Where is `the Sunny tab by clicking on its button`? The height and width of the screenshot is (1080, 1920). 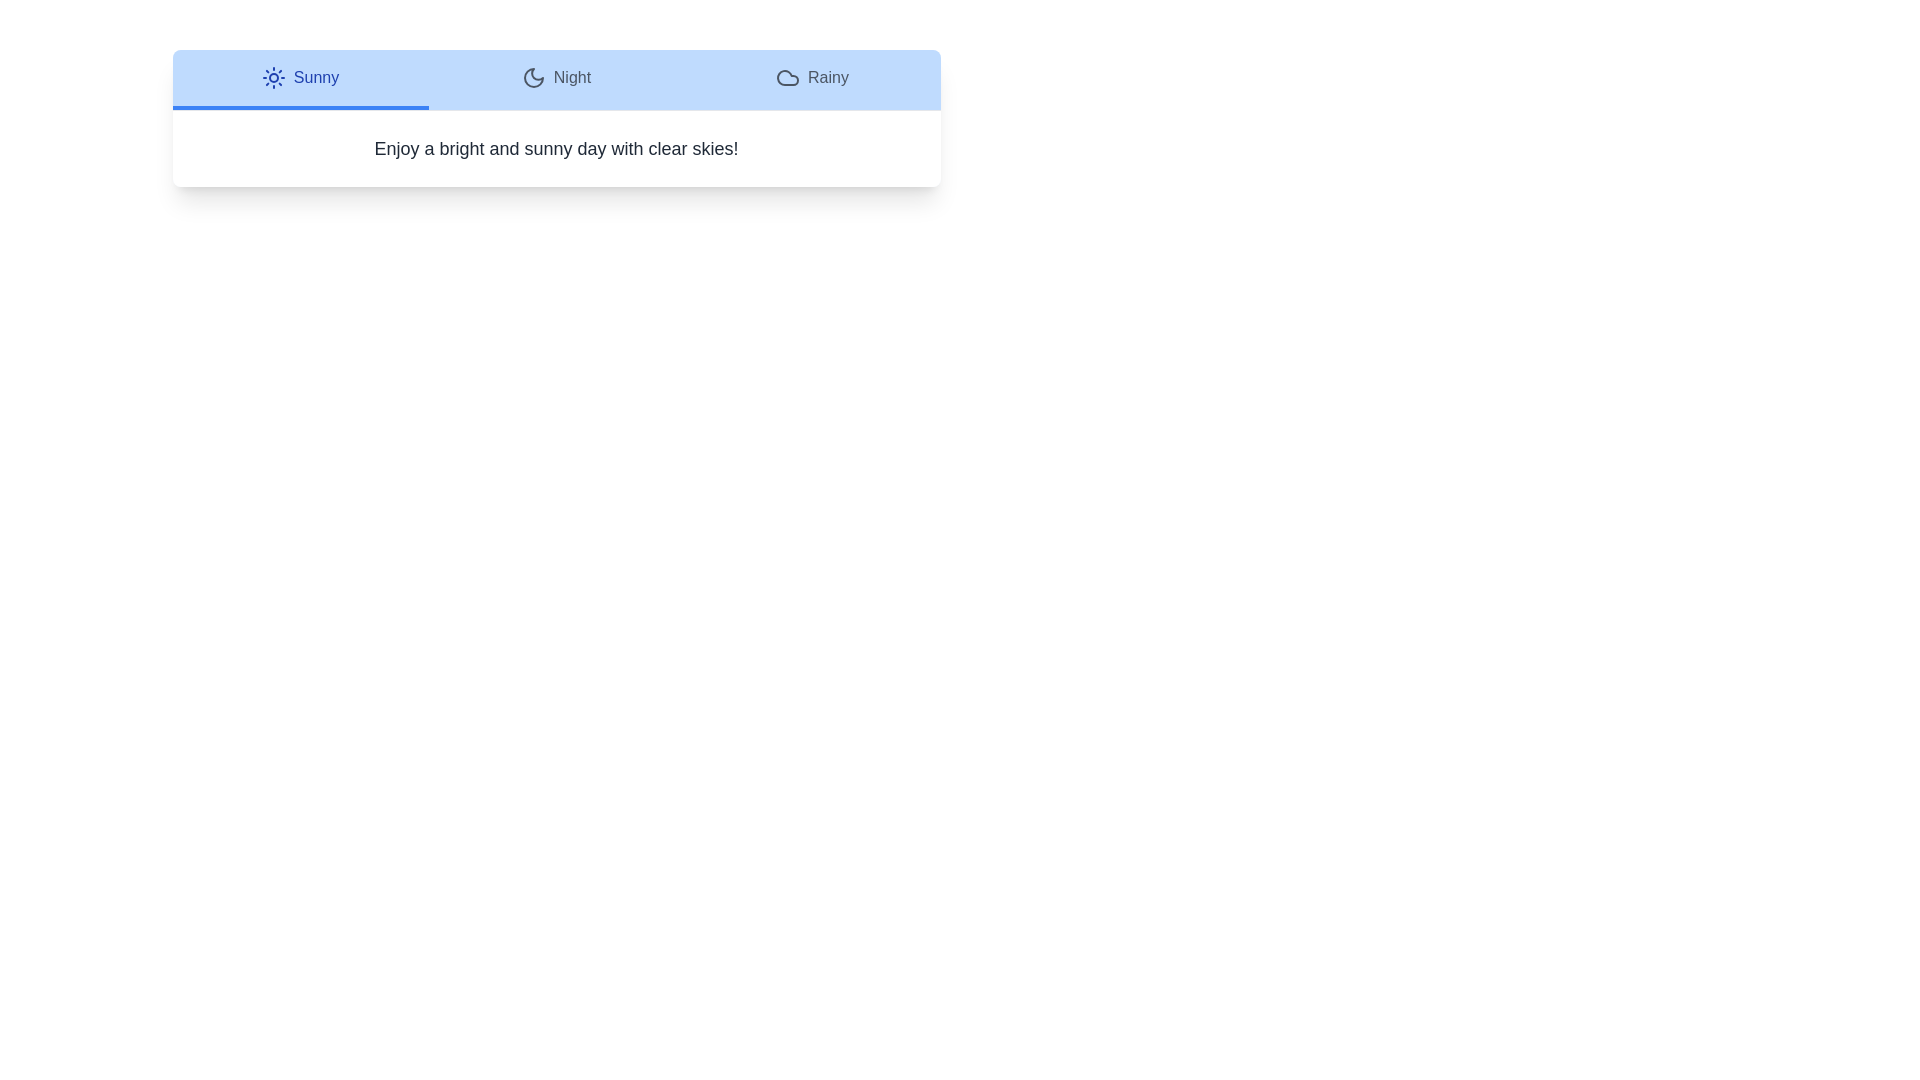 the Sunny tab by clicking on its button is located at coordinates (299, 79).